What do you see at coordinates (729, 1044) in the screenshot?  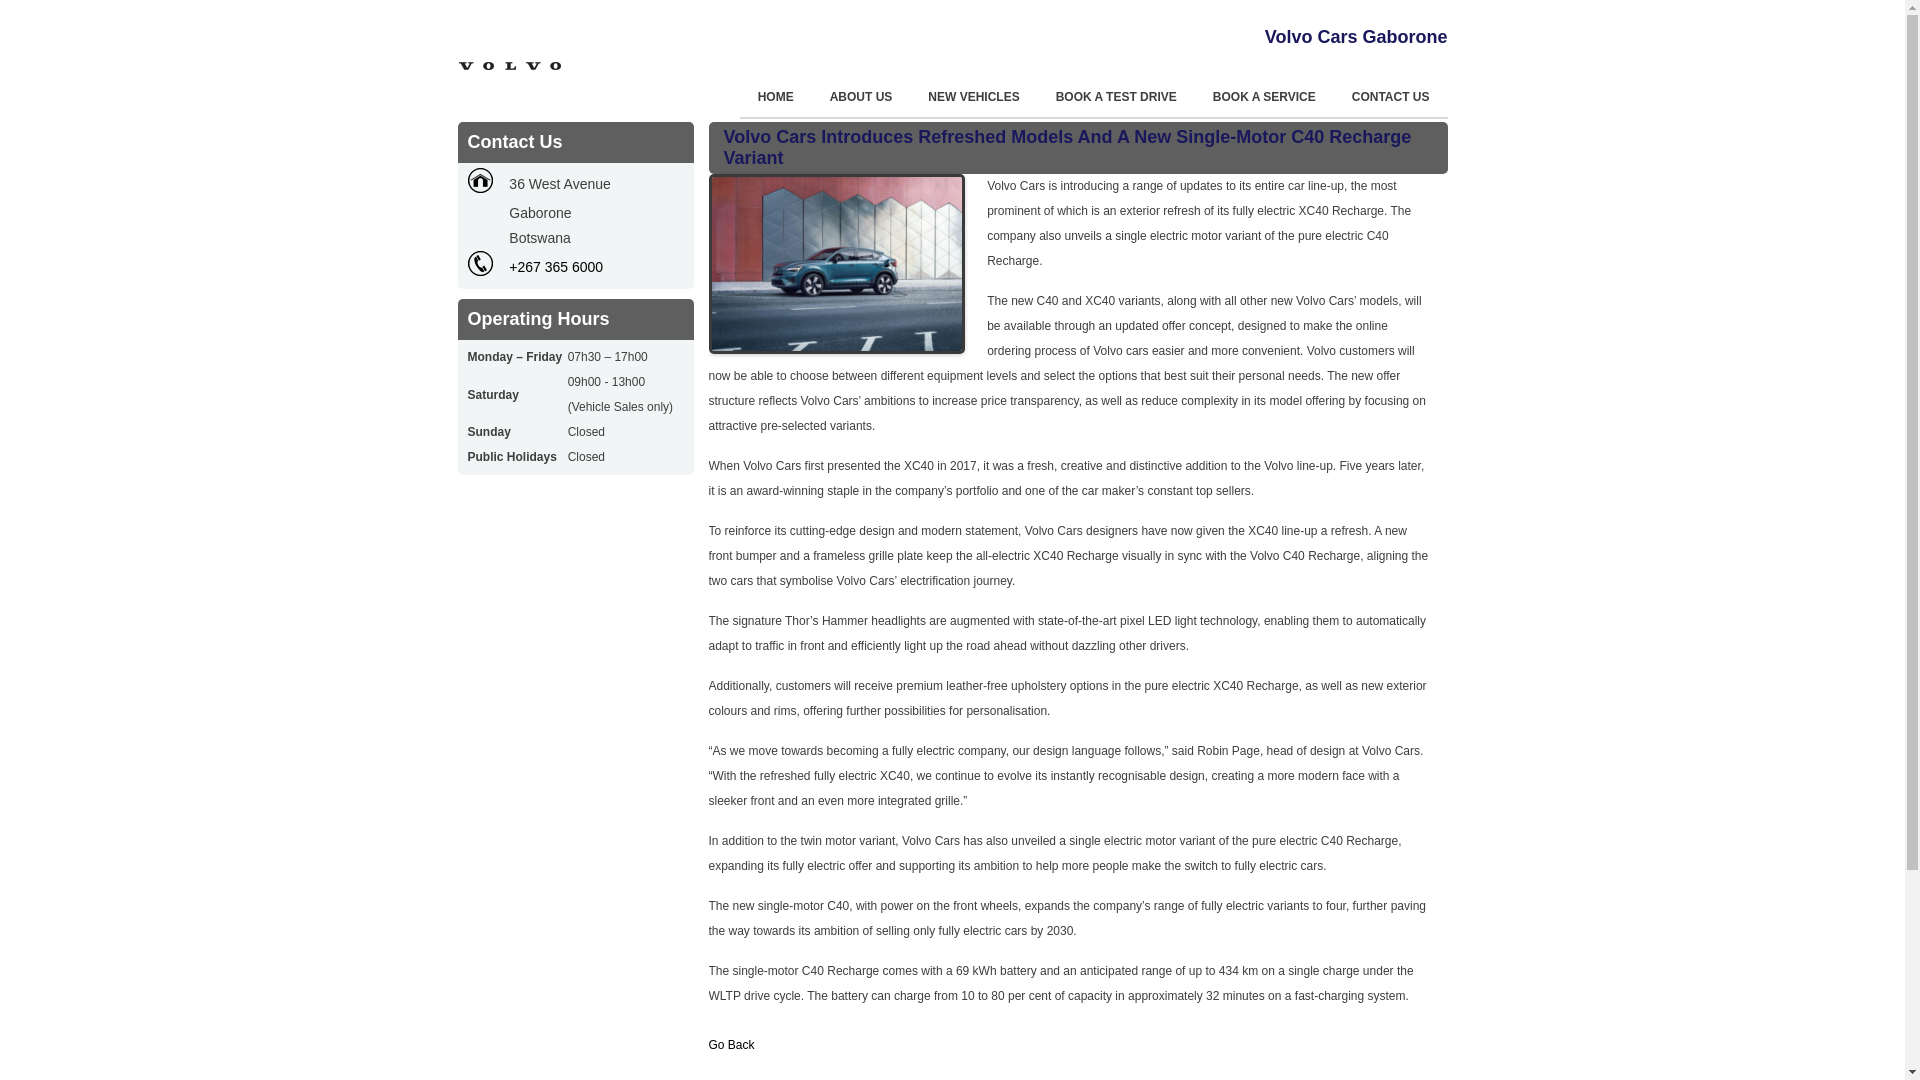 I see `'Go Back'` at bounding box center [729, 1044].